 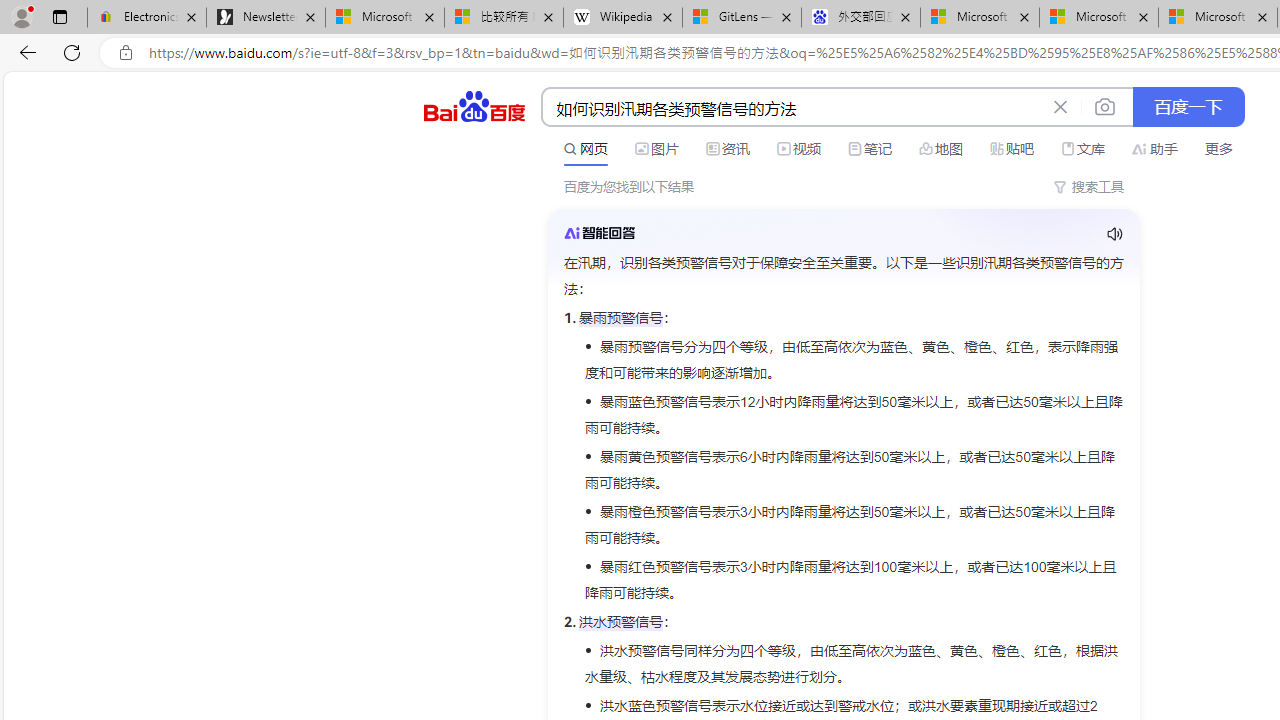 What do you see at coordinates (146, 17) in the screenshot?
I see `'Electronics, Cars, Fashion, Collectibles & More | eBay'` at bounding box center [146, 17].